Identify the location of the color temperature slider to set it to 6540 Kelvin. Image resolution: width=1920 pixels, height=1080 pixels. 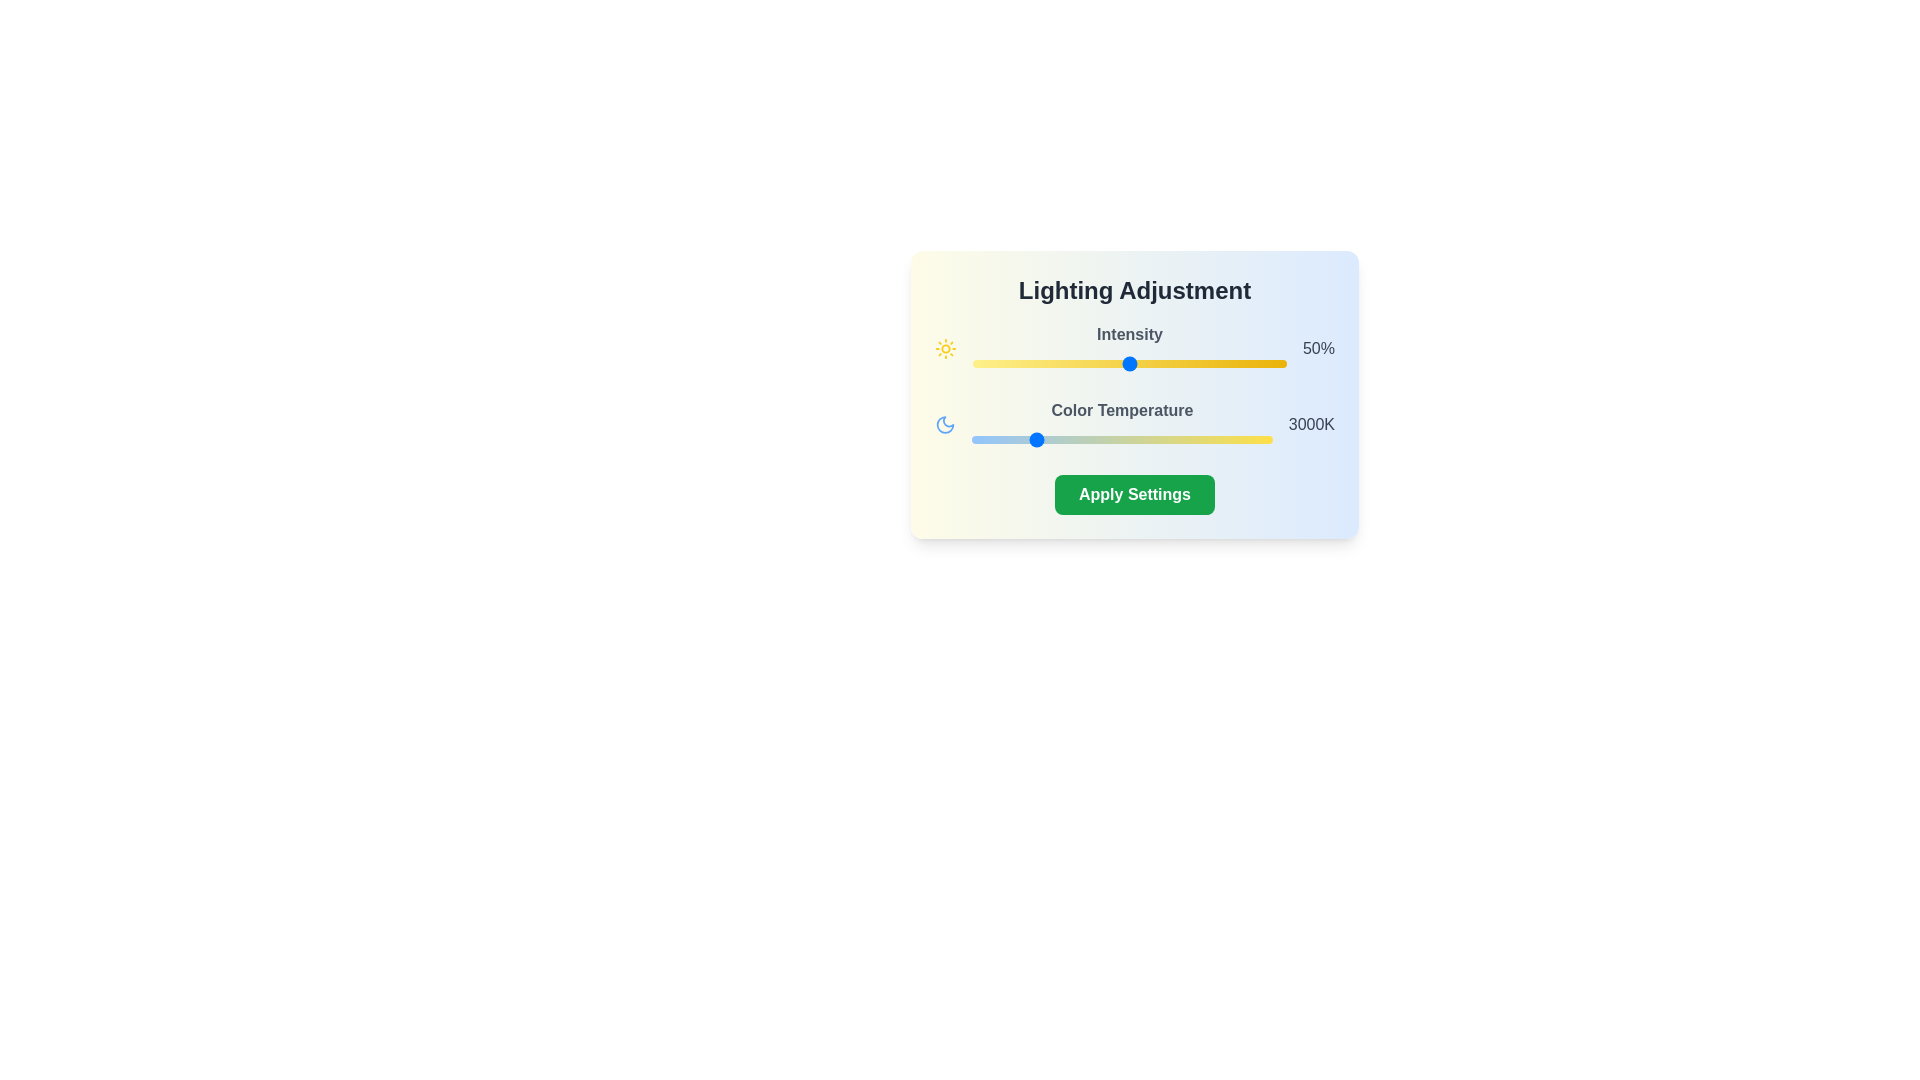
(1243, 438).